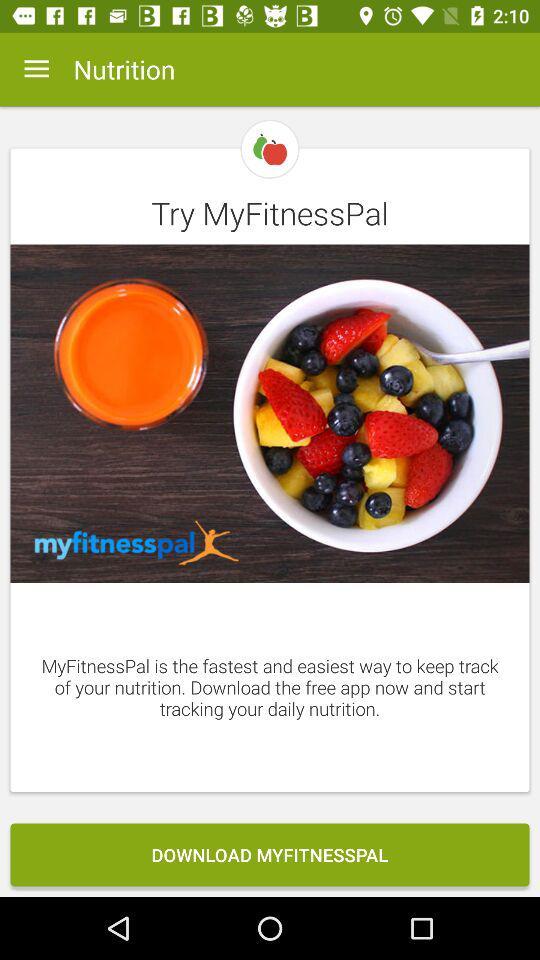  I want to click on the item to the left of nutrition, so click(36, 69).